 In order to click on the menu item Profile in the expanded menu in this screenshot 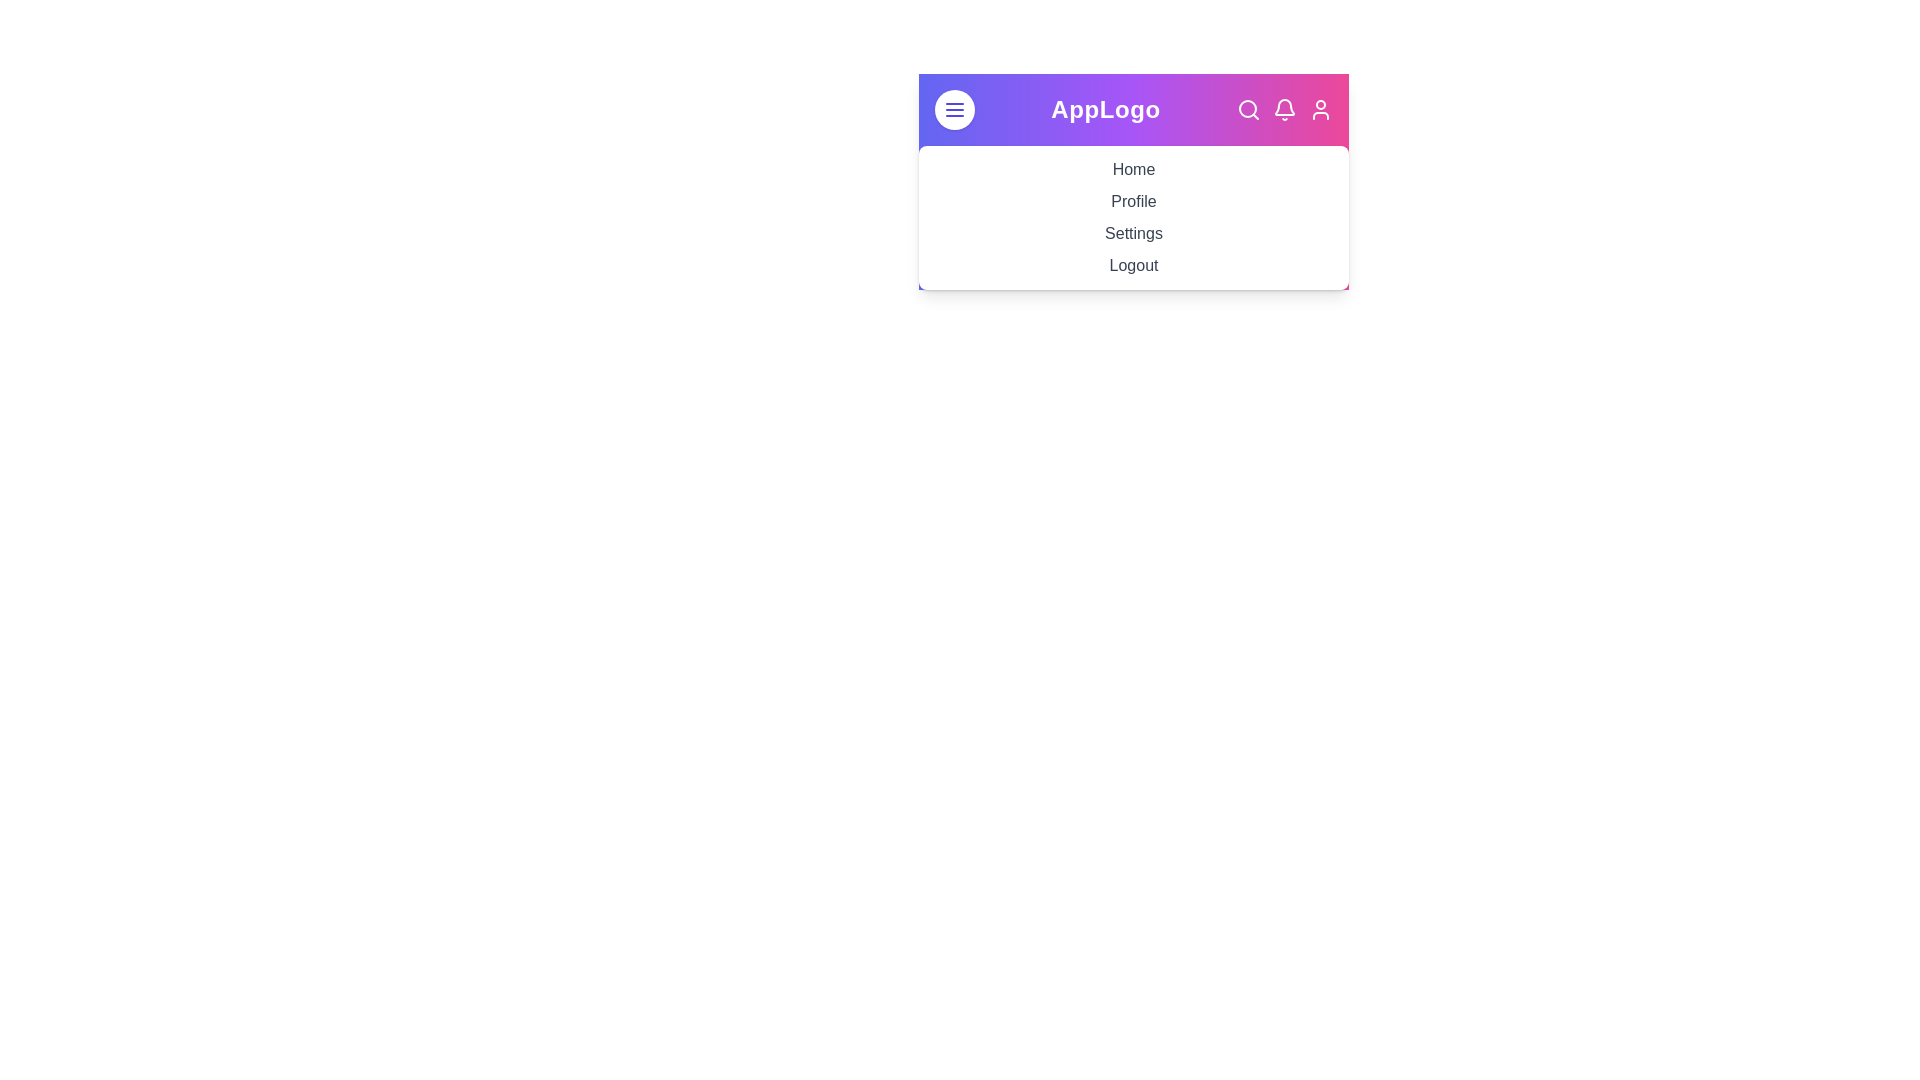, I will do `click(1133, 201)`.